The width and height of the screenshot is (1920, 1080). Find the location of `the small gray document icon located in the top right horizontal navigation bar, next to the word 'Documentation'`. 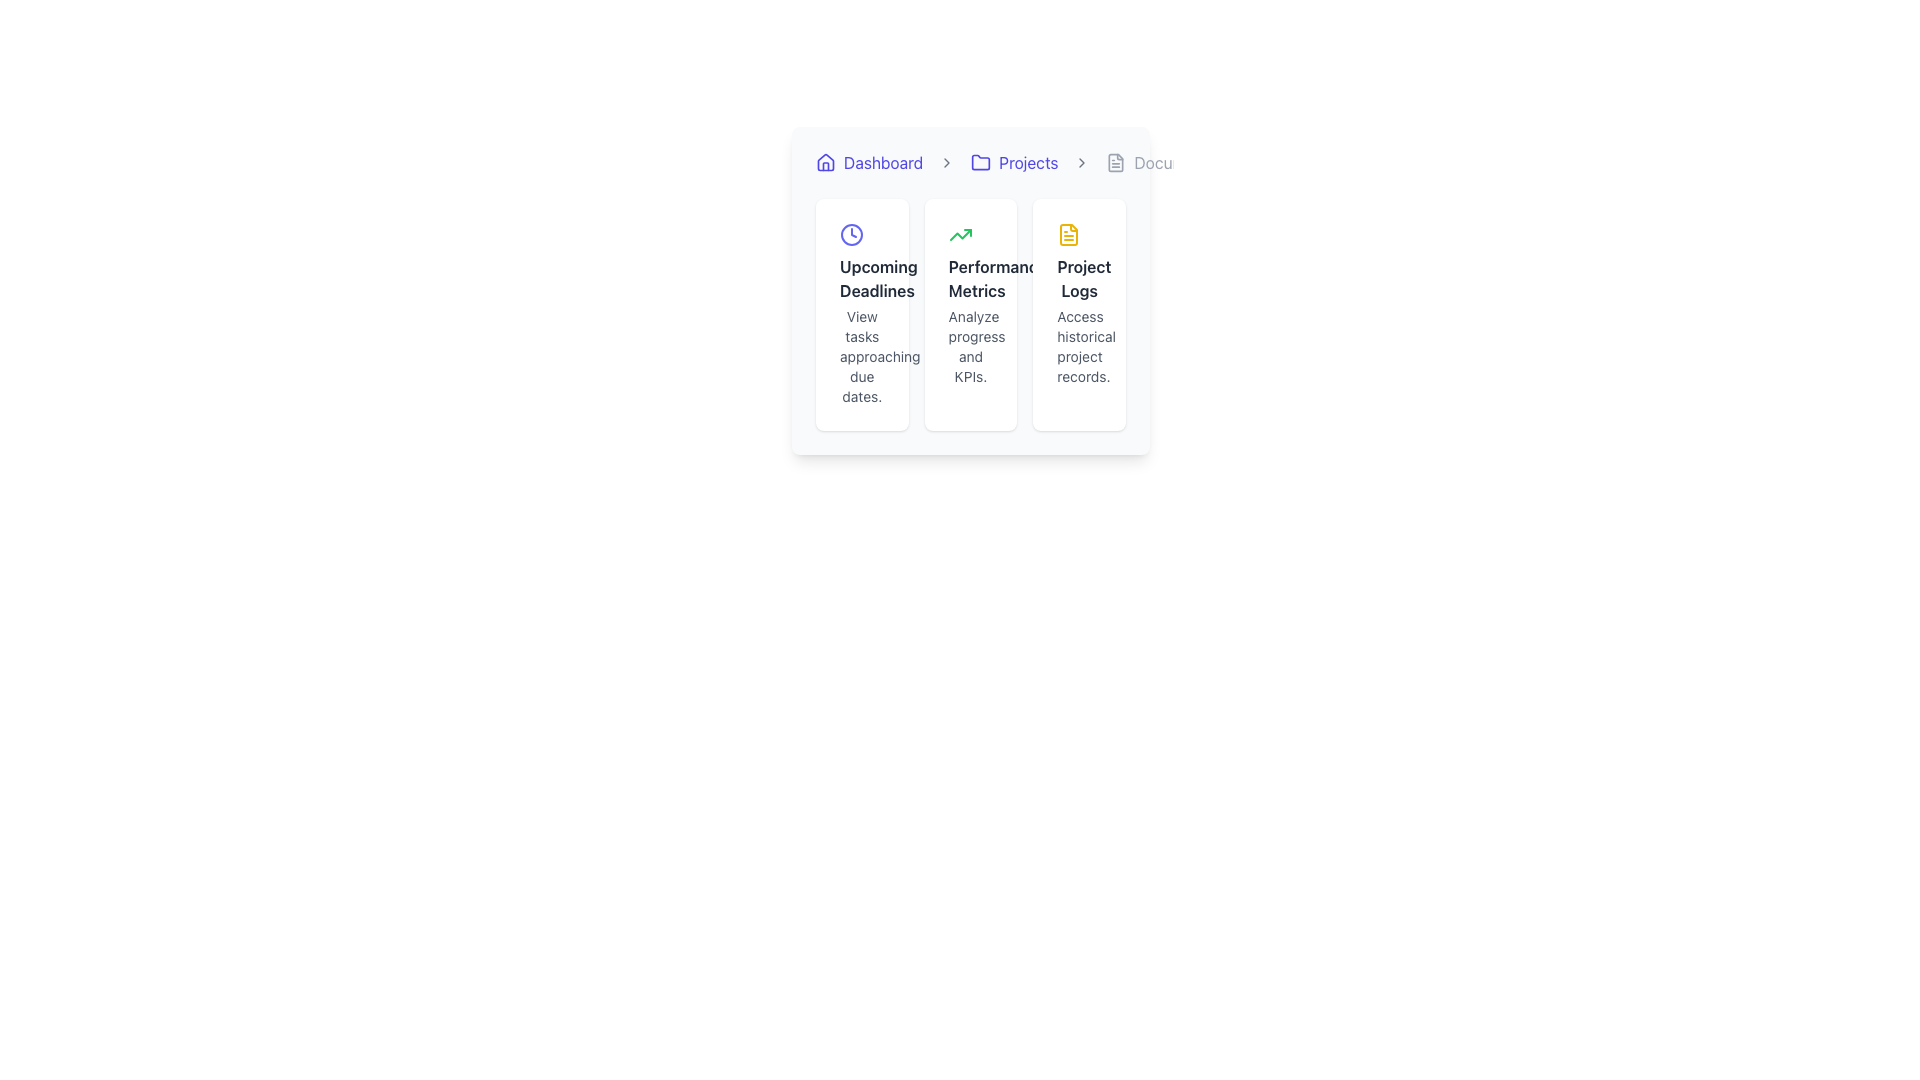

the small gray document icon located in the top right horizontal navigation bar, next to the word 'Documentation' is located at coordinates (1115, 161).